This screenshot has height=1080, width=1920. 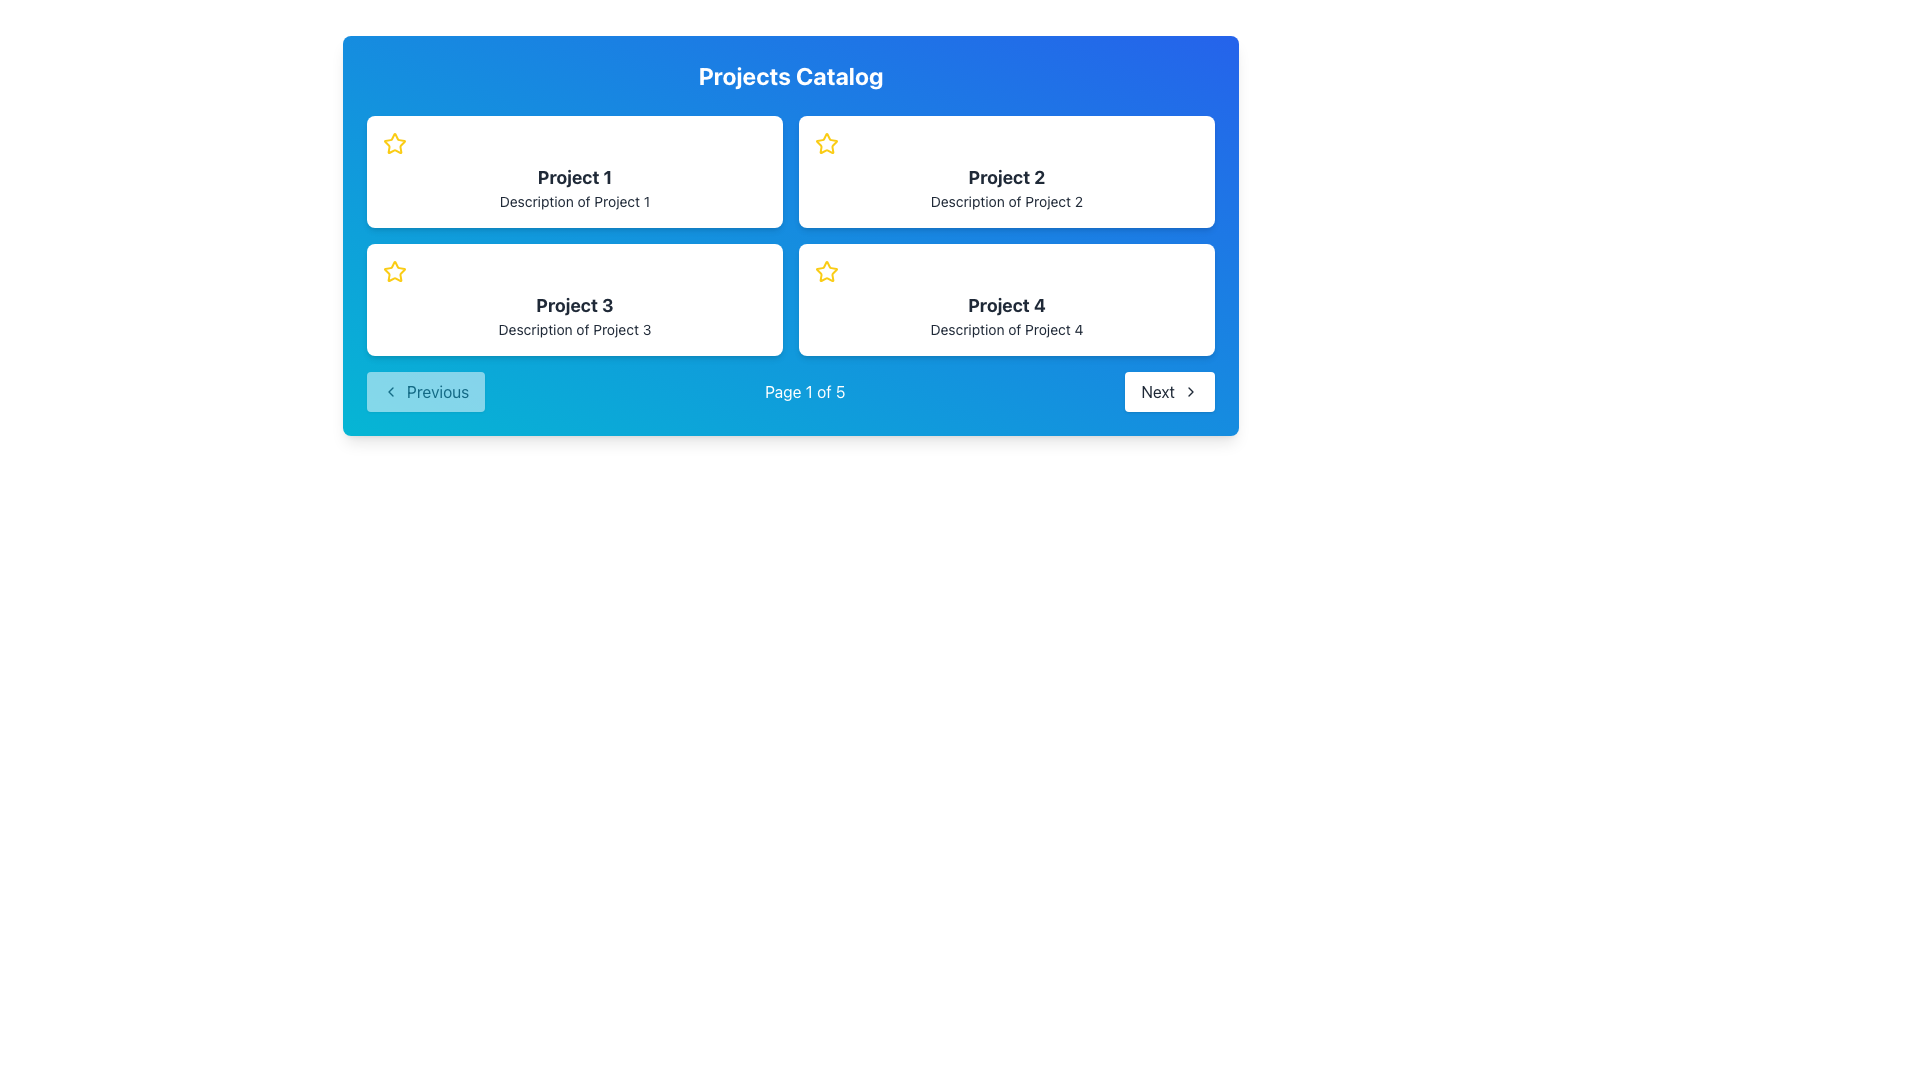 What do you see at coordinates (574, 329) in the screenshot?
I see `the descriptive text label for 'Project 3' located underneath the title in the card module` at bounding box center [574, 329].